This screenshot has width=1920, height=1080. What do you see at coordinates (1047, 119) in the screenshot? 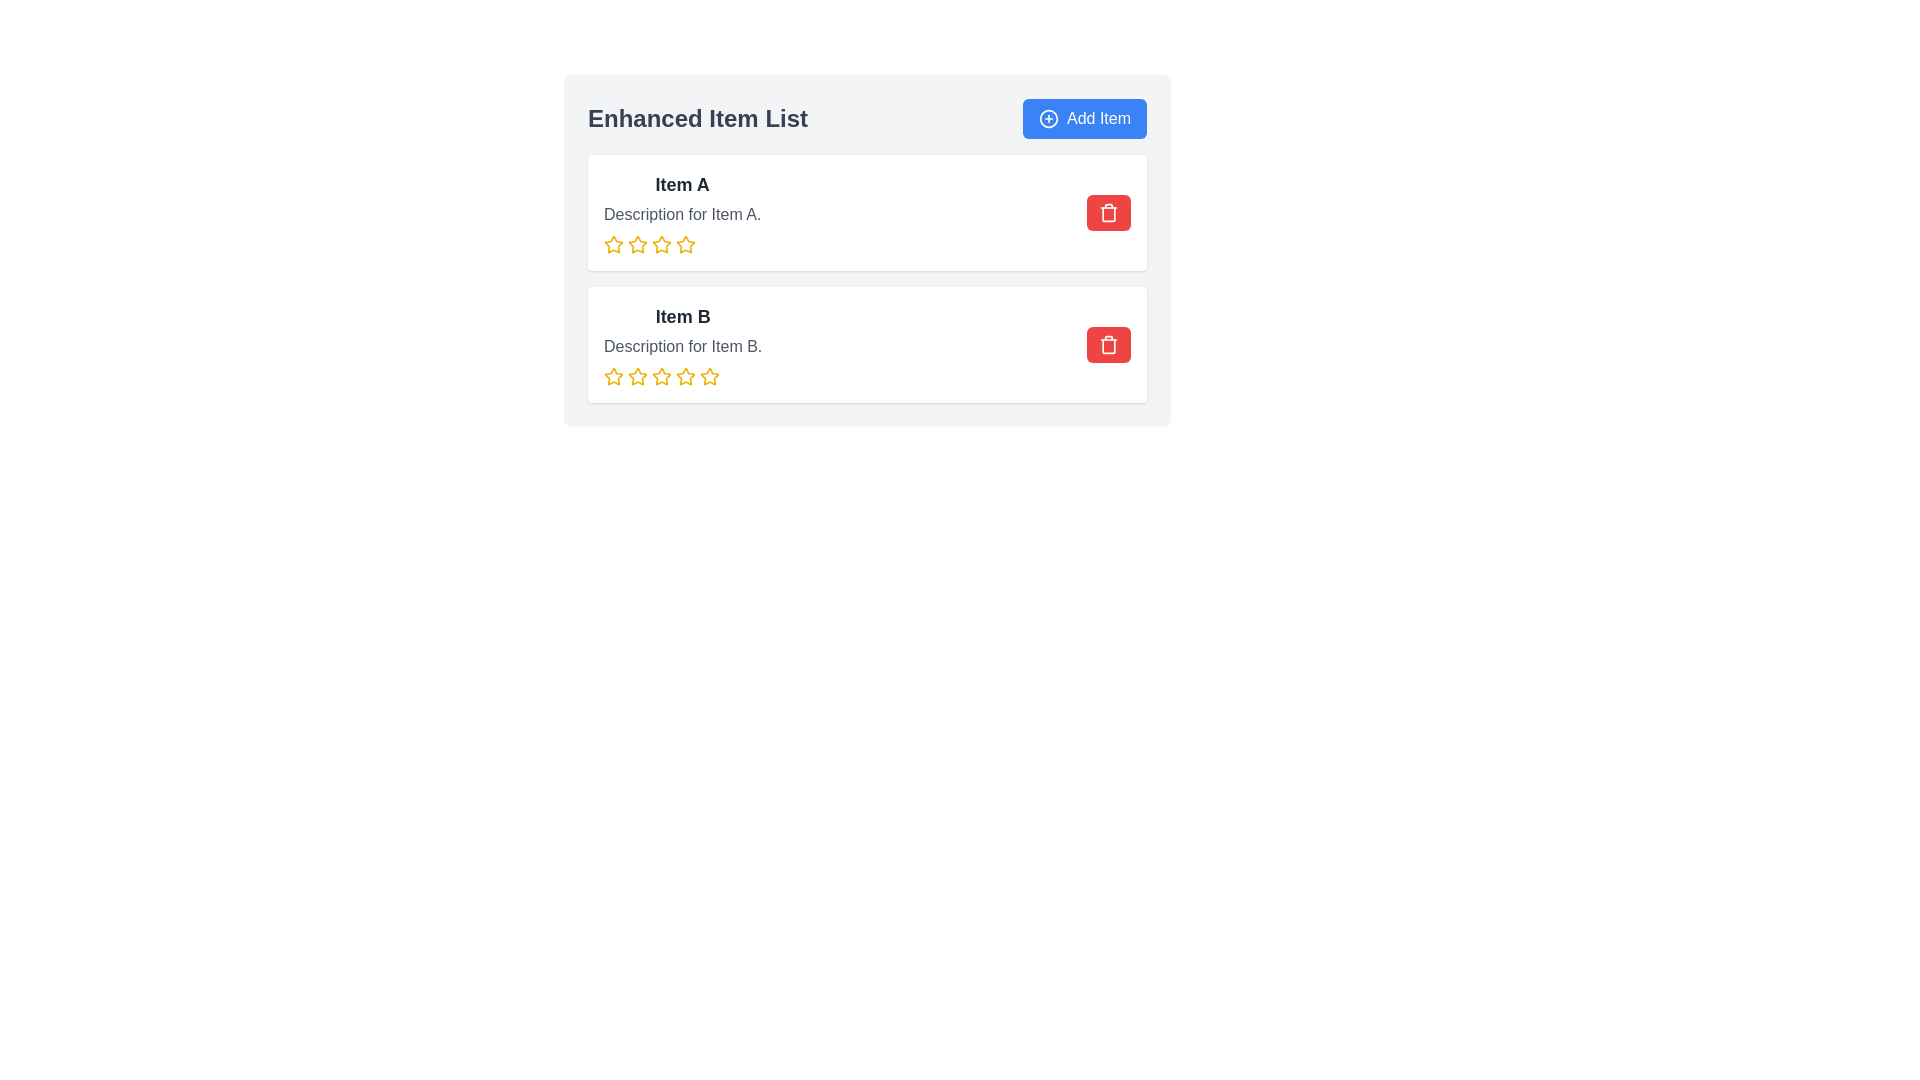
I see `the icon representing the action of adding a new item, located at the top-right of the interactive section, associated with the 'Add Item' button` at bounding box center [1047, 119].